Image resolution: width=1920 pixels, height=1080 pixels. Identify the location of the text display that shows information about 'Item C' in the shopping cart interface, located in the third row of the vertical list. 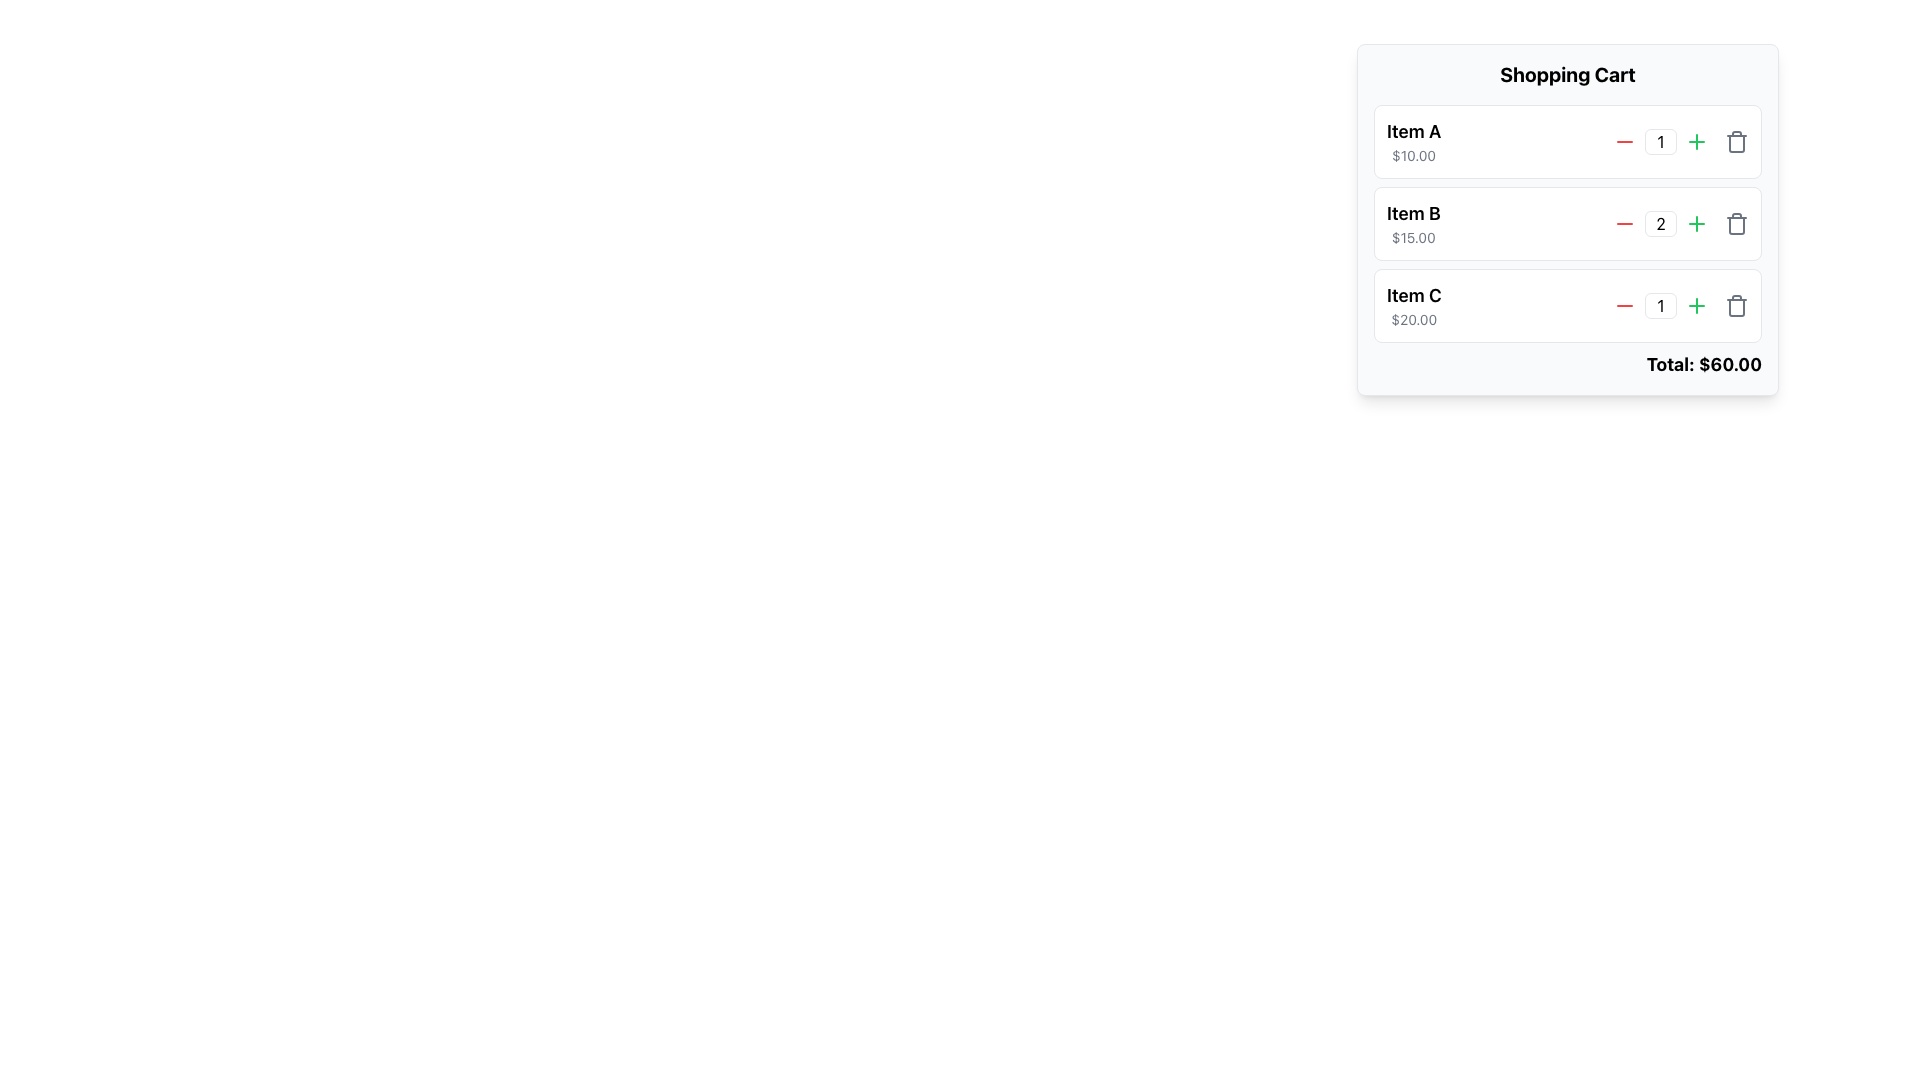
(1413, 305).